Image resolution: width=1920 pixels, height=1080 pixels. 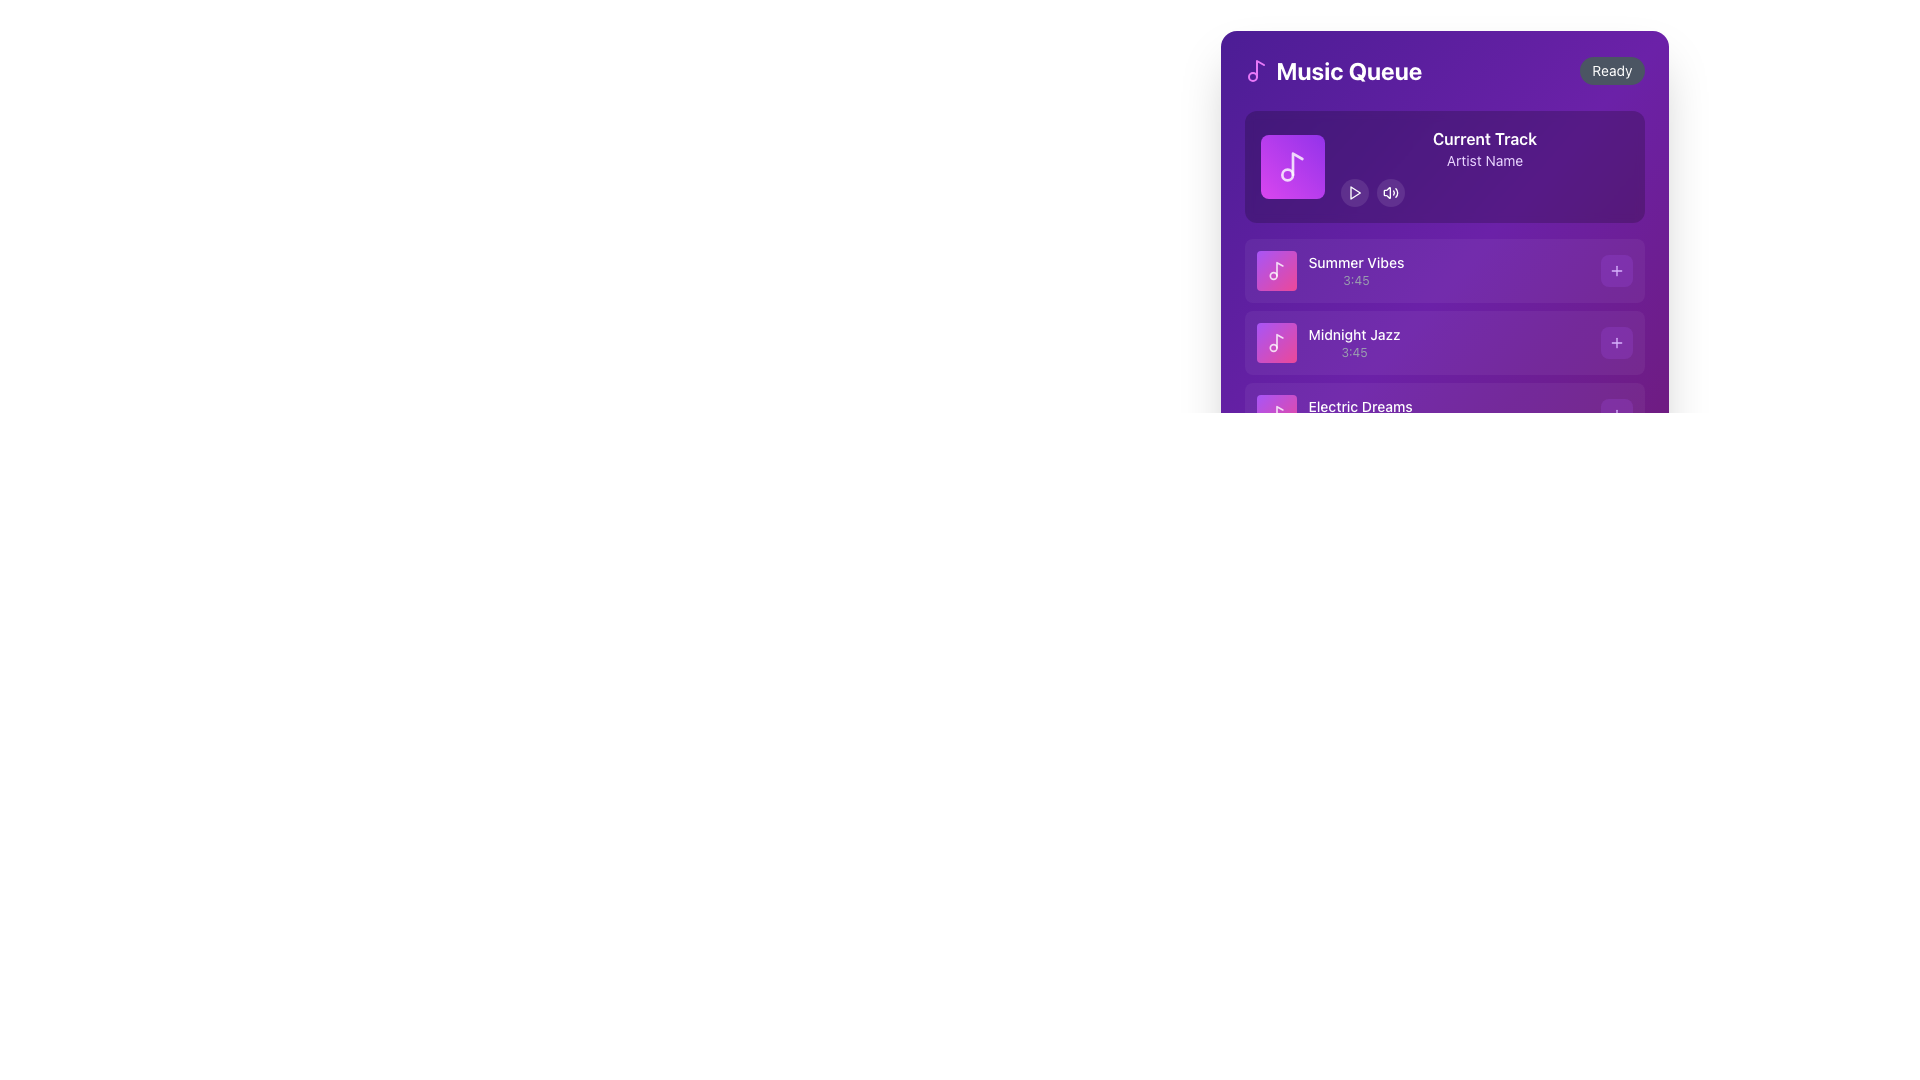 I want to click on the triangular play icon located in the 'Current Track' section of the purple music queue interface, so click(x=1355, y=192).